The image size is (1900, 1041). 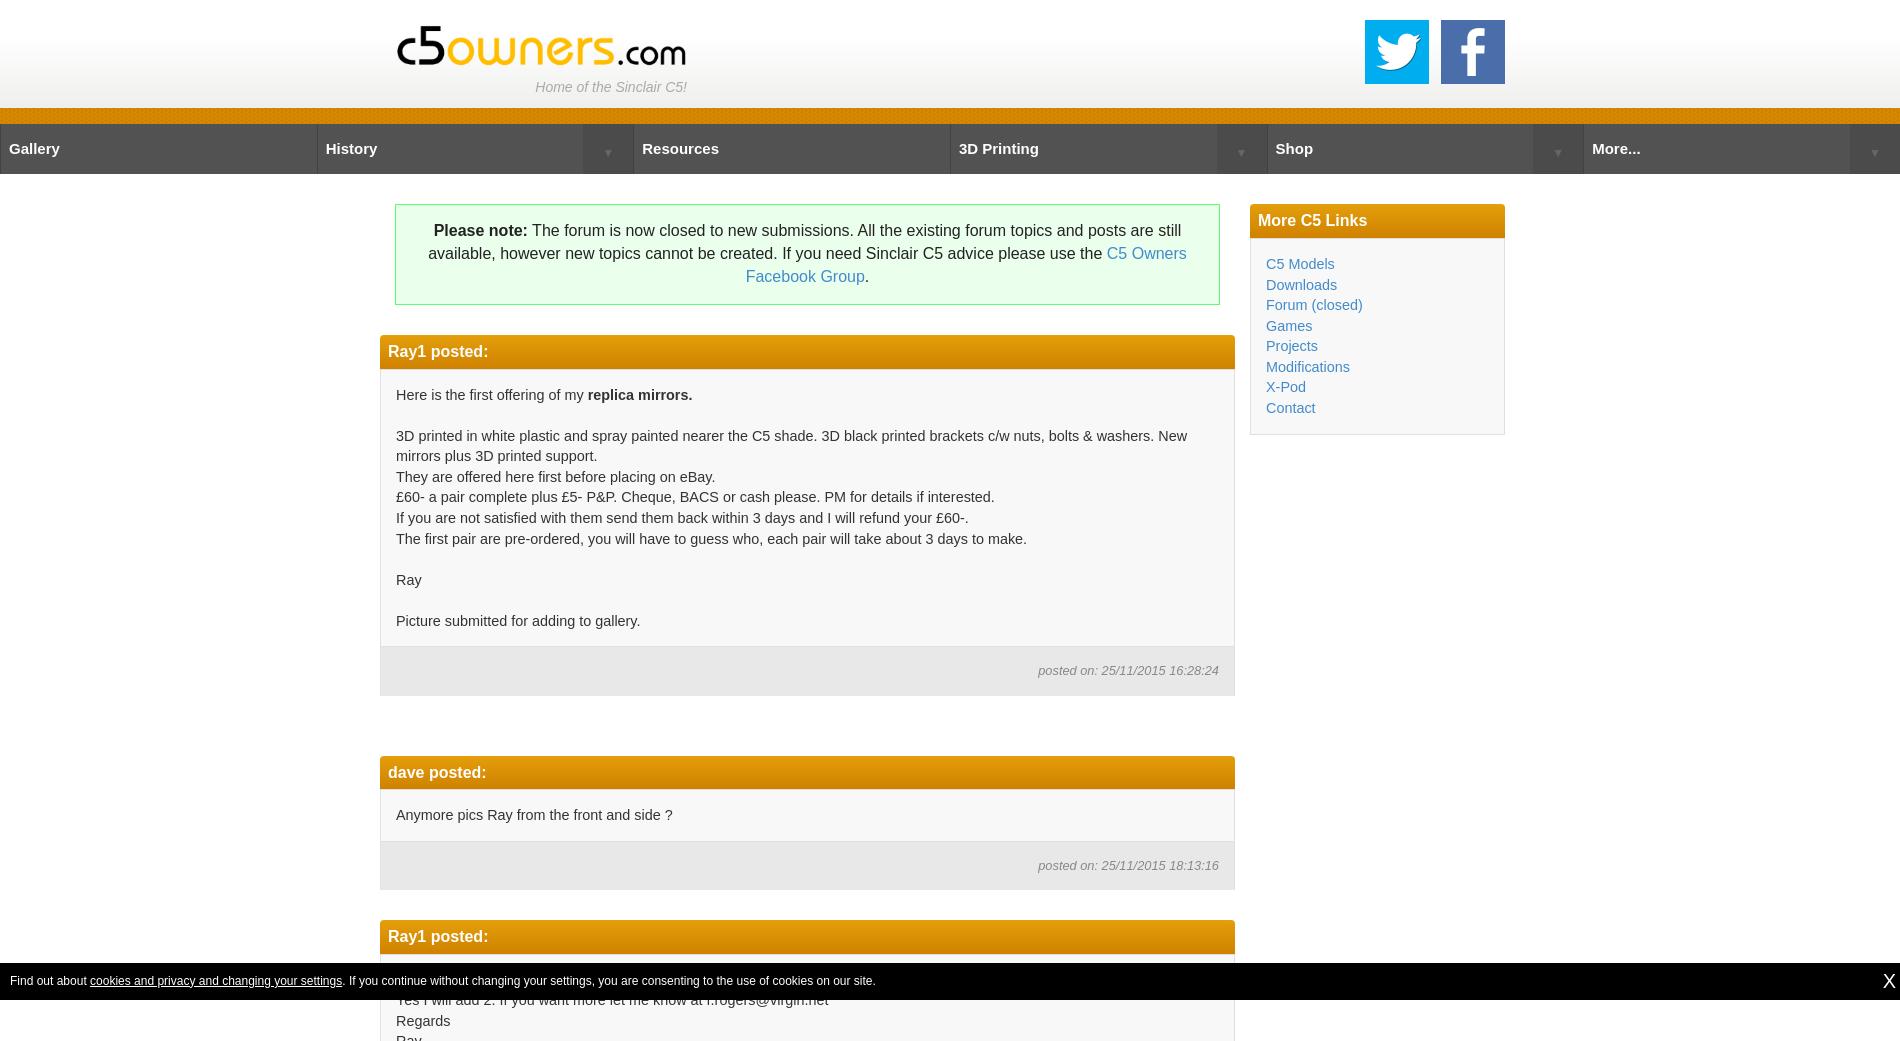 What do you see at coordinates (790, 444) in the screenshot?
I see `'3D printed in white plastic and spray painted nearer the C5 shade. 3D black printed brackets c/w nuts, bolts & washers. New mirrors plus 3D printed support.'` at bounding box center [790, 444].